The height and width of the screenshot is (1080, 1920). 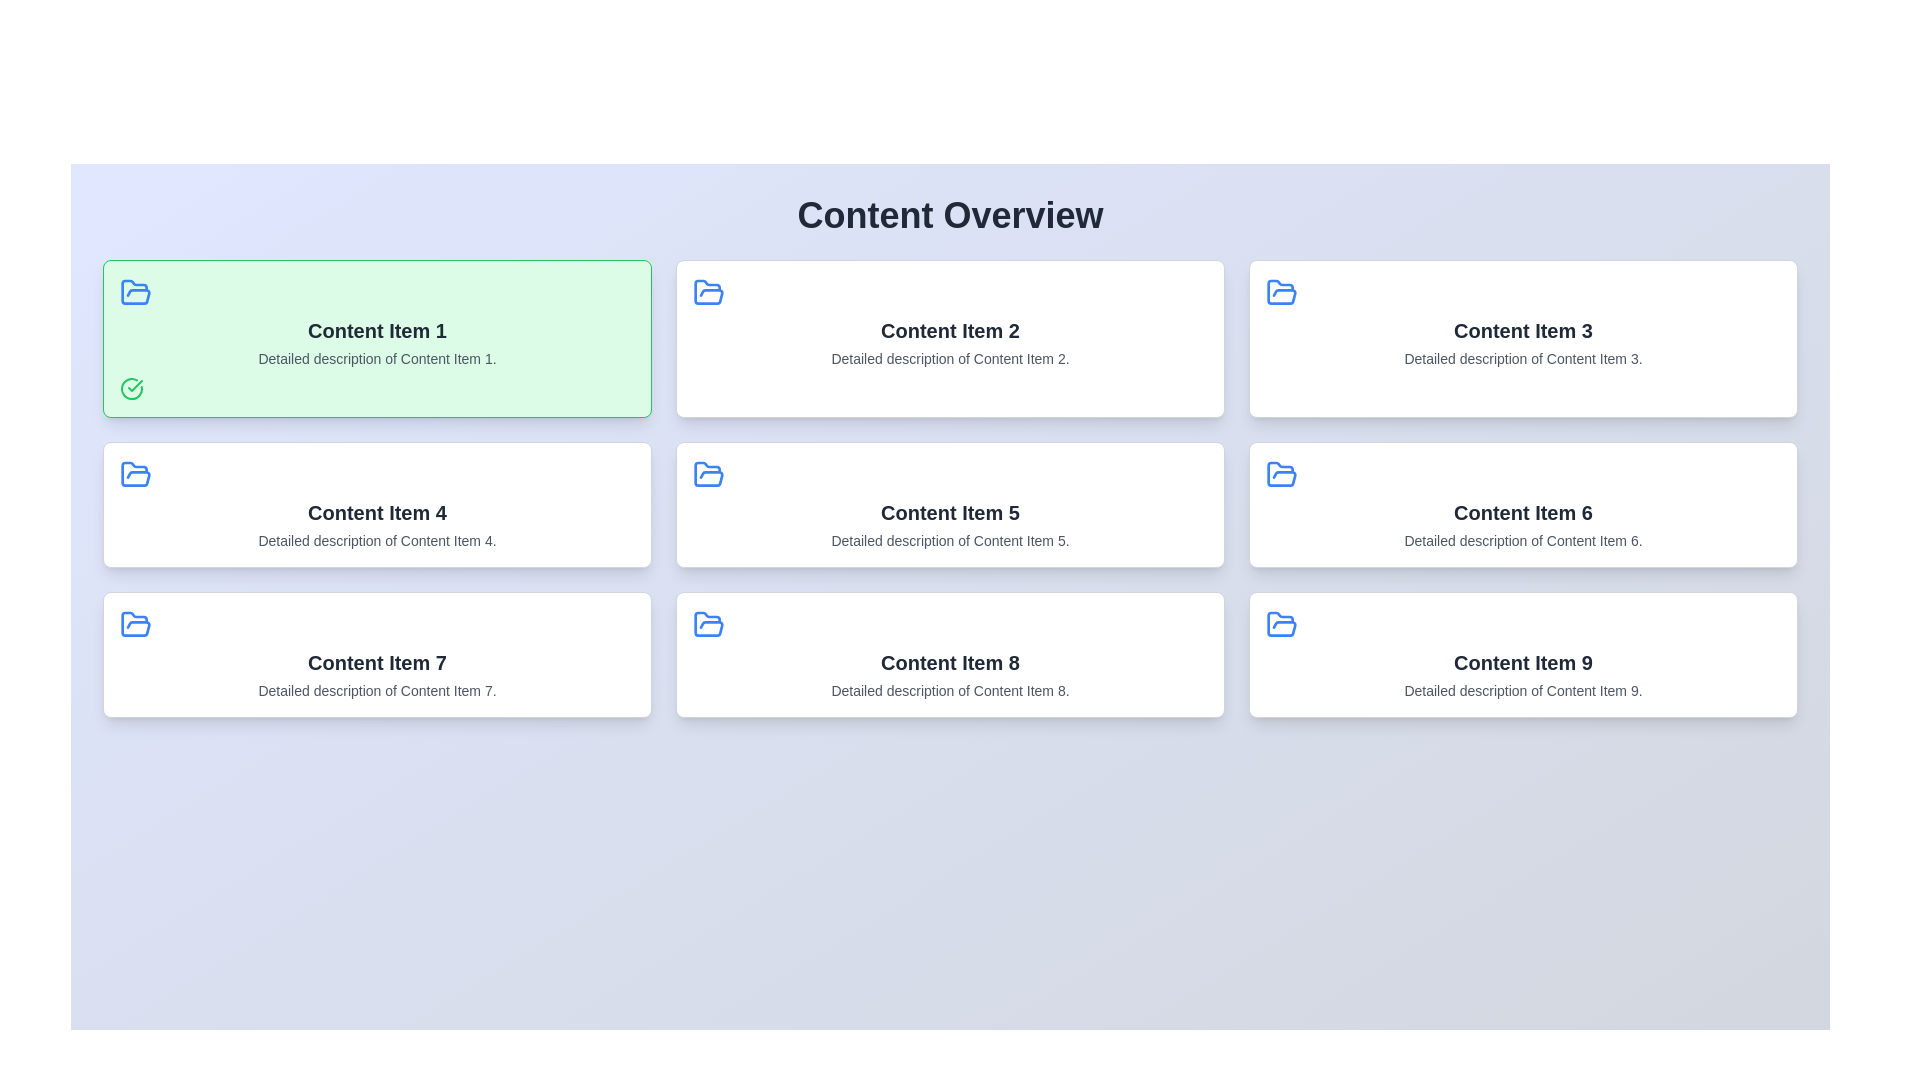 What do you see at coordinates (131, 389) in the screenshot?
I see `the 'Content Item 1' card indirectly by targeting the green checkmark icon in the top-left corner, which indicates a completed status` at bounding box center [131, 389].